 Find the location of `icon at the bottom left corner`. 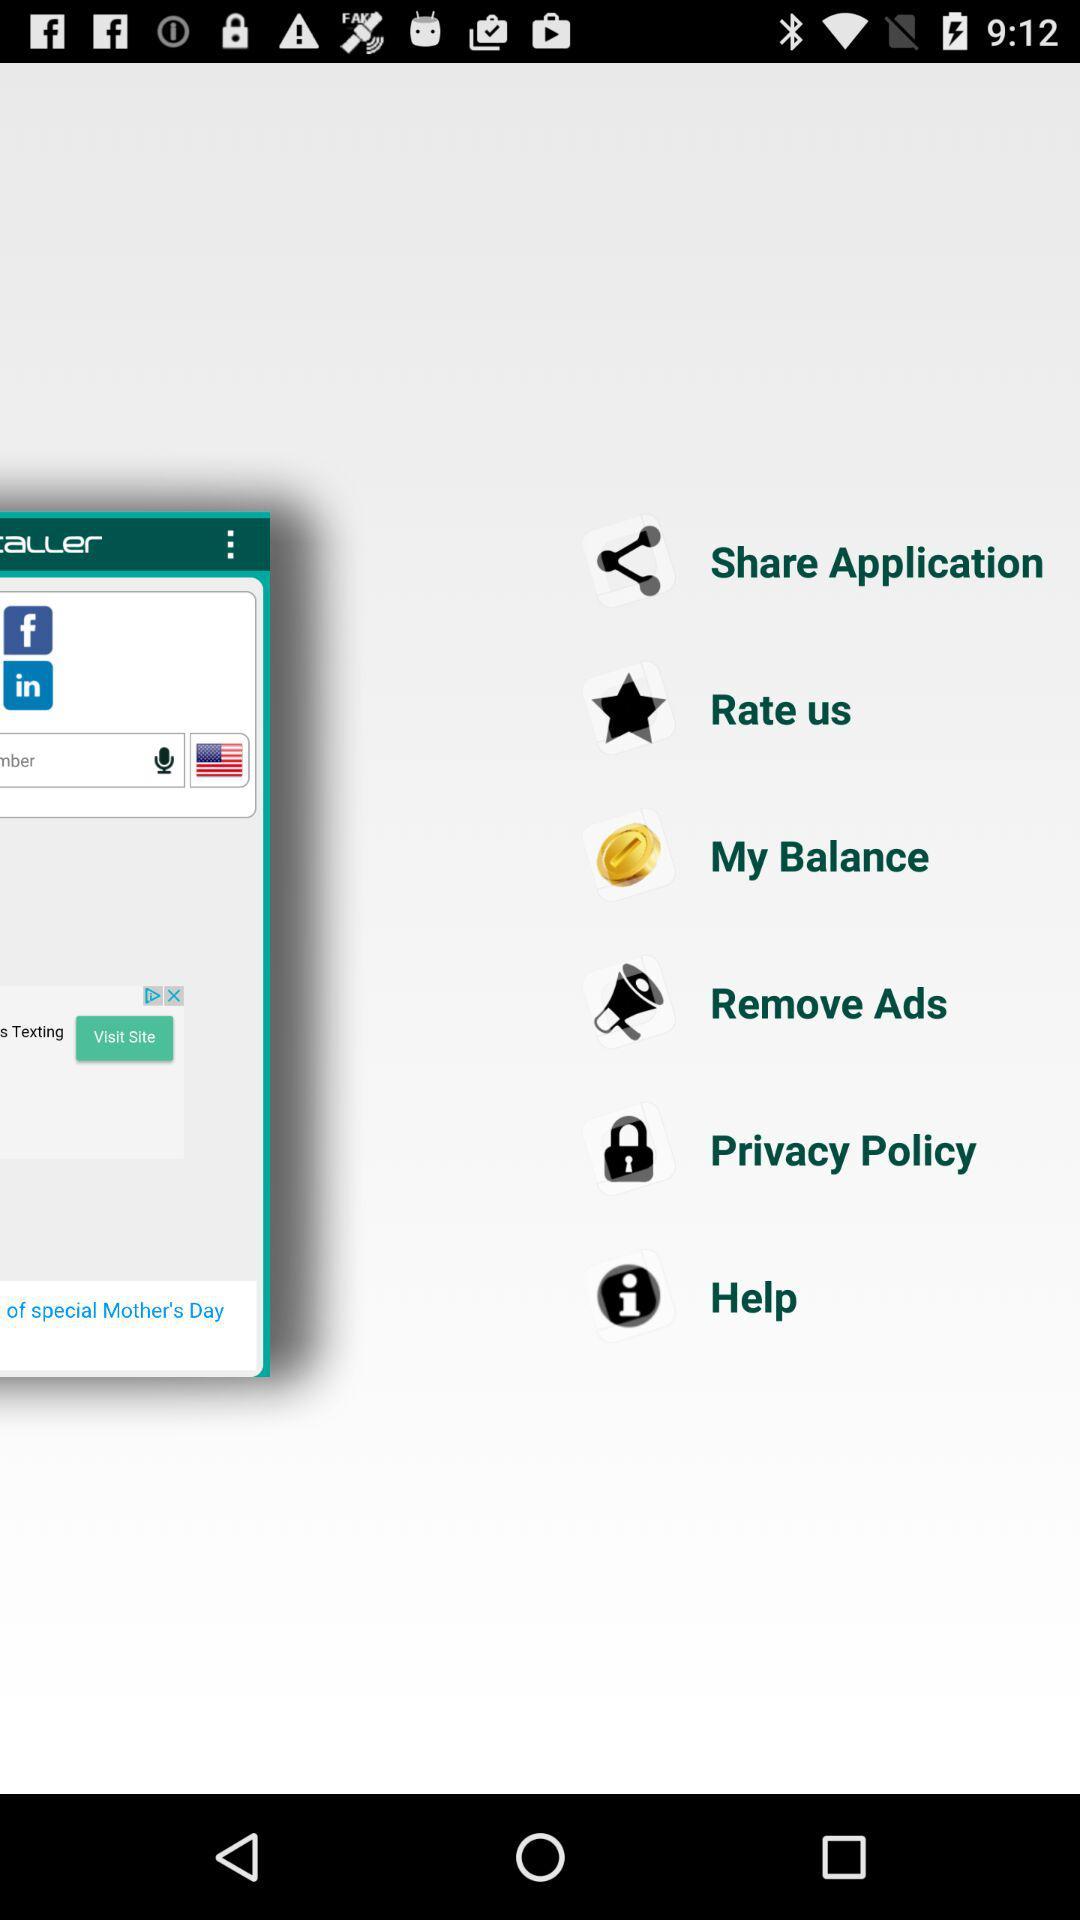

icon at the bottom left corner is located at coordinates (128, 1325).